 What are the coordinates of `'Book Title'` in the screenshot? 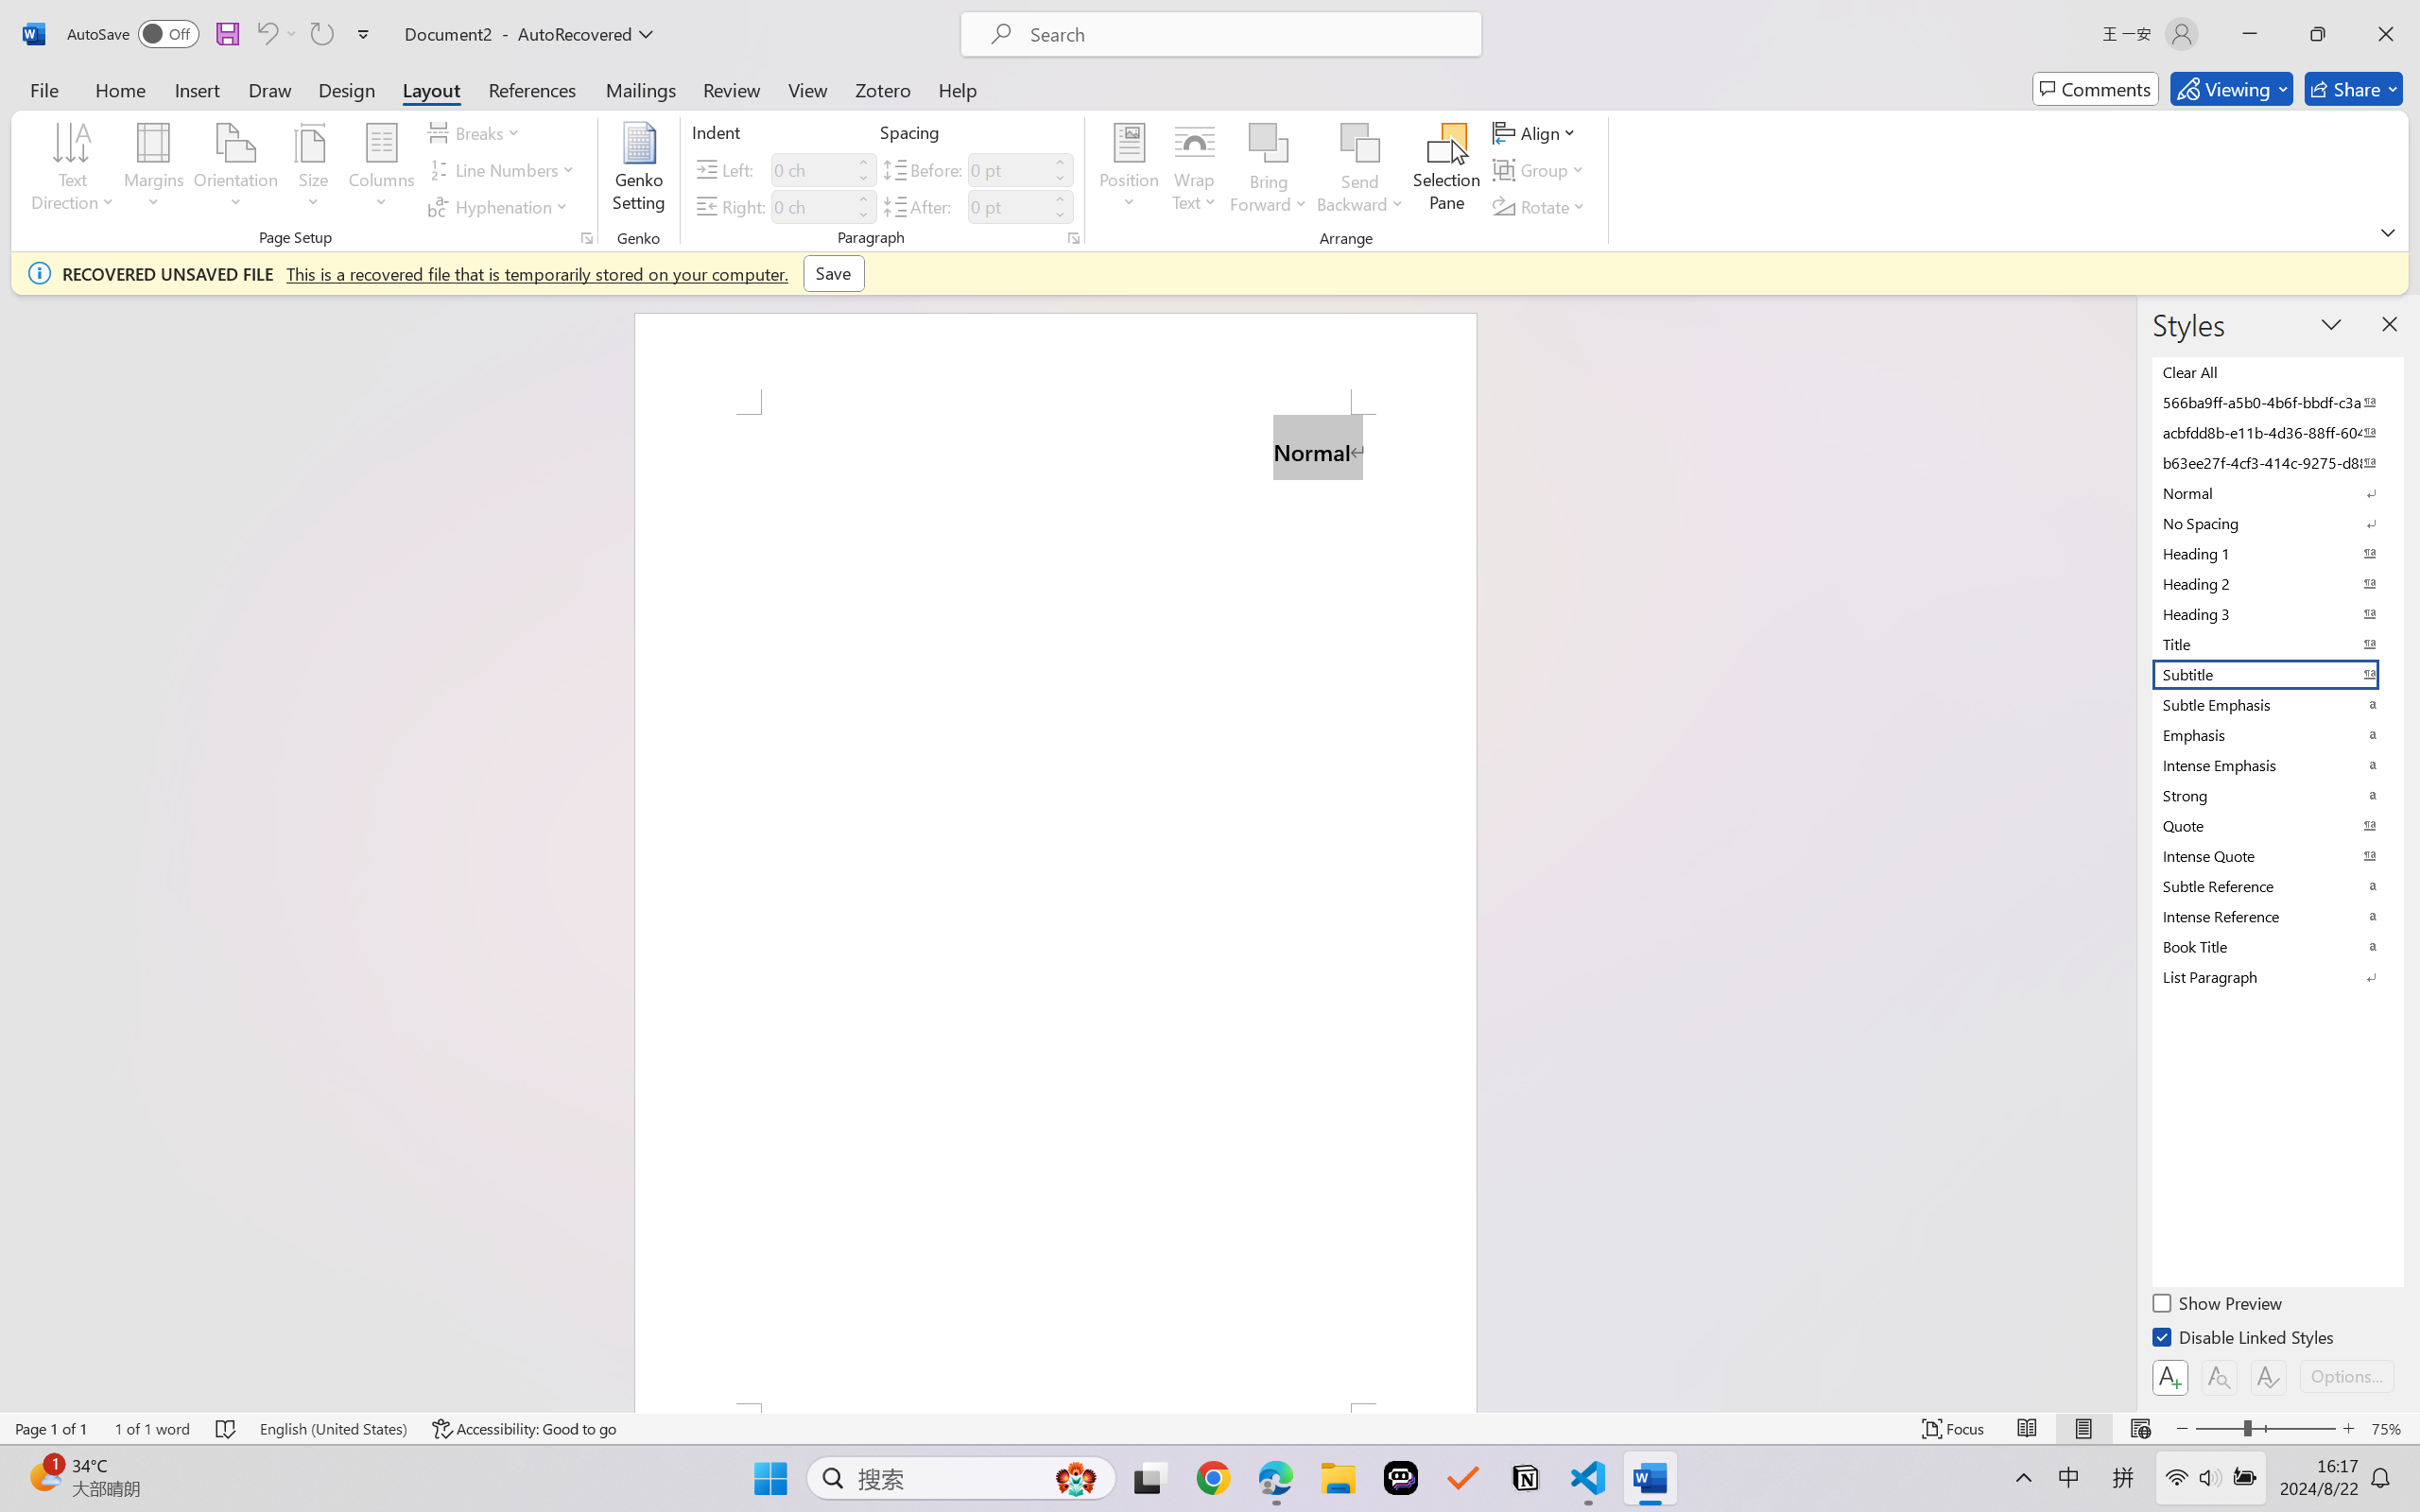 It's located at (2275, 946).